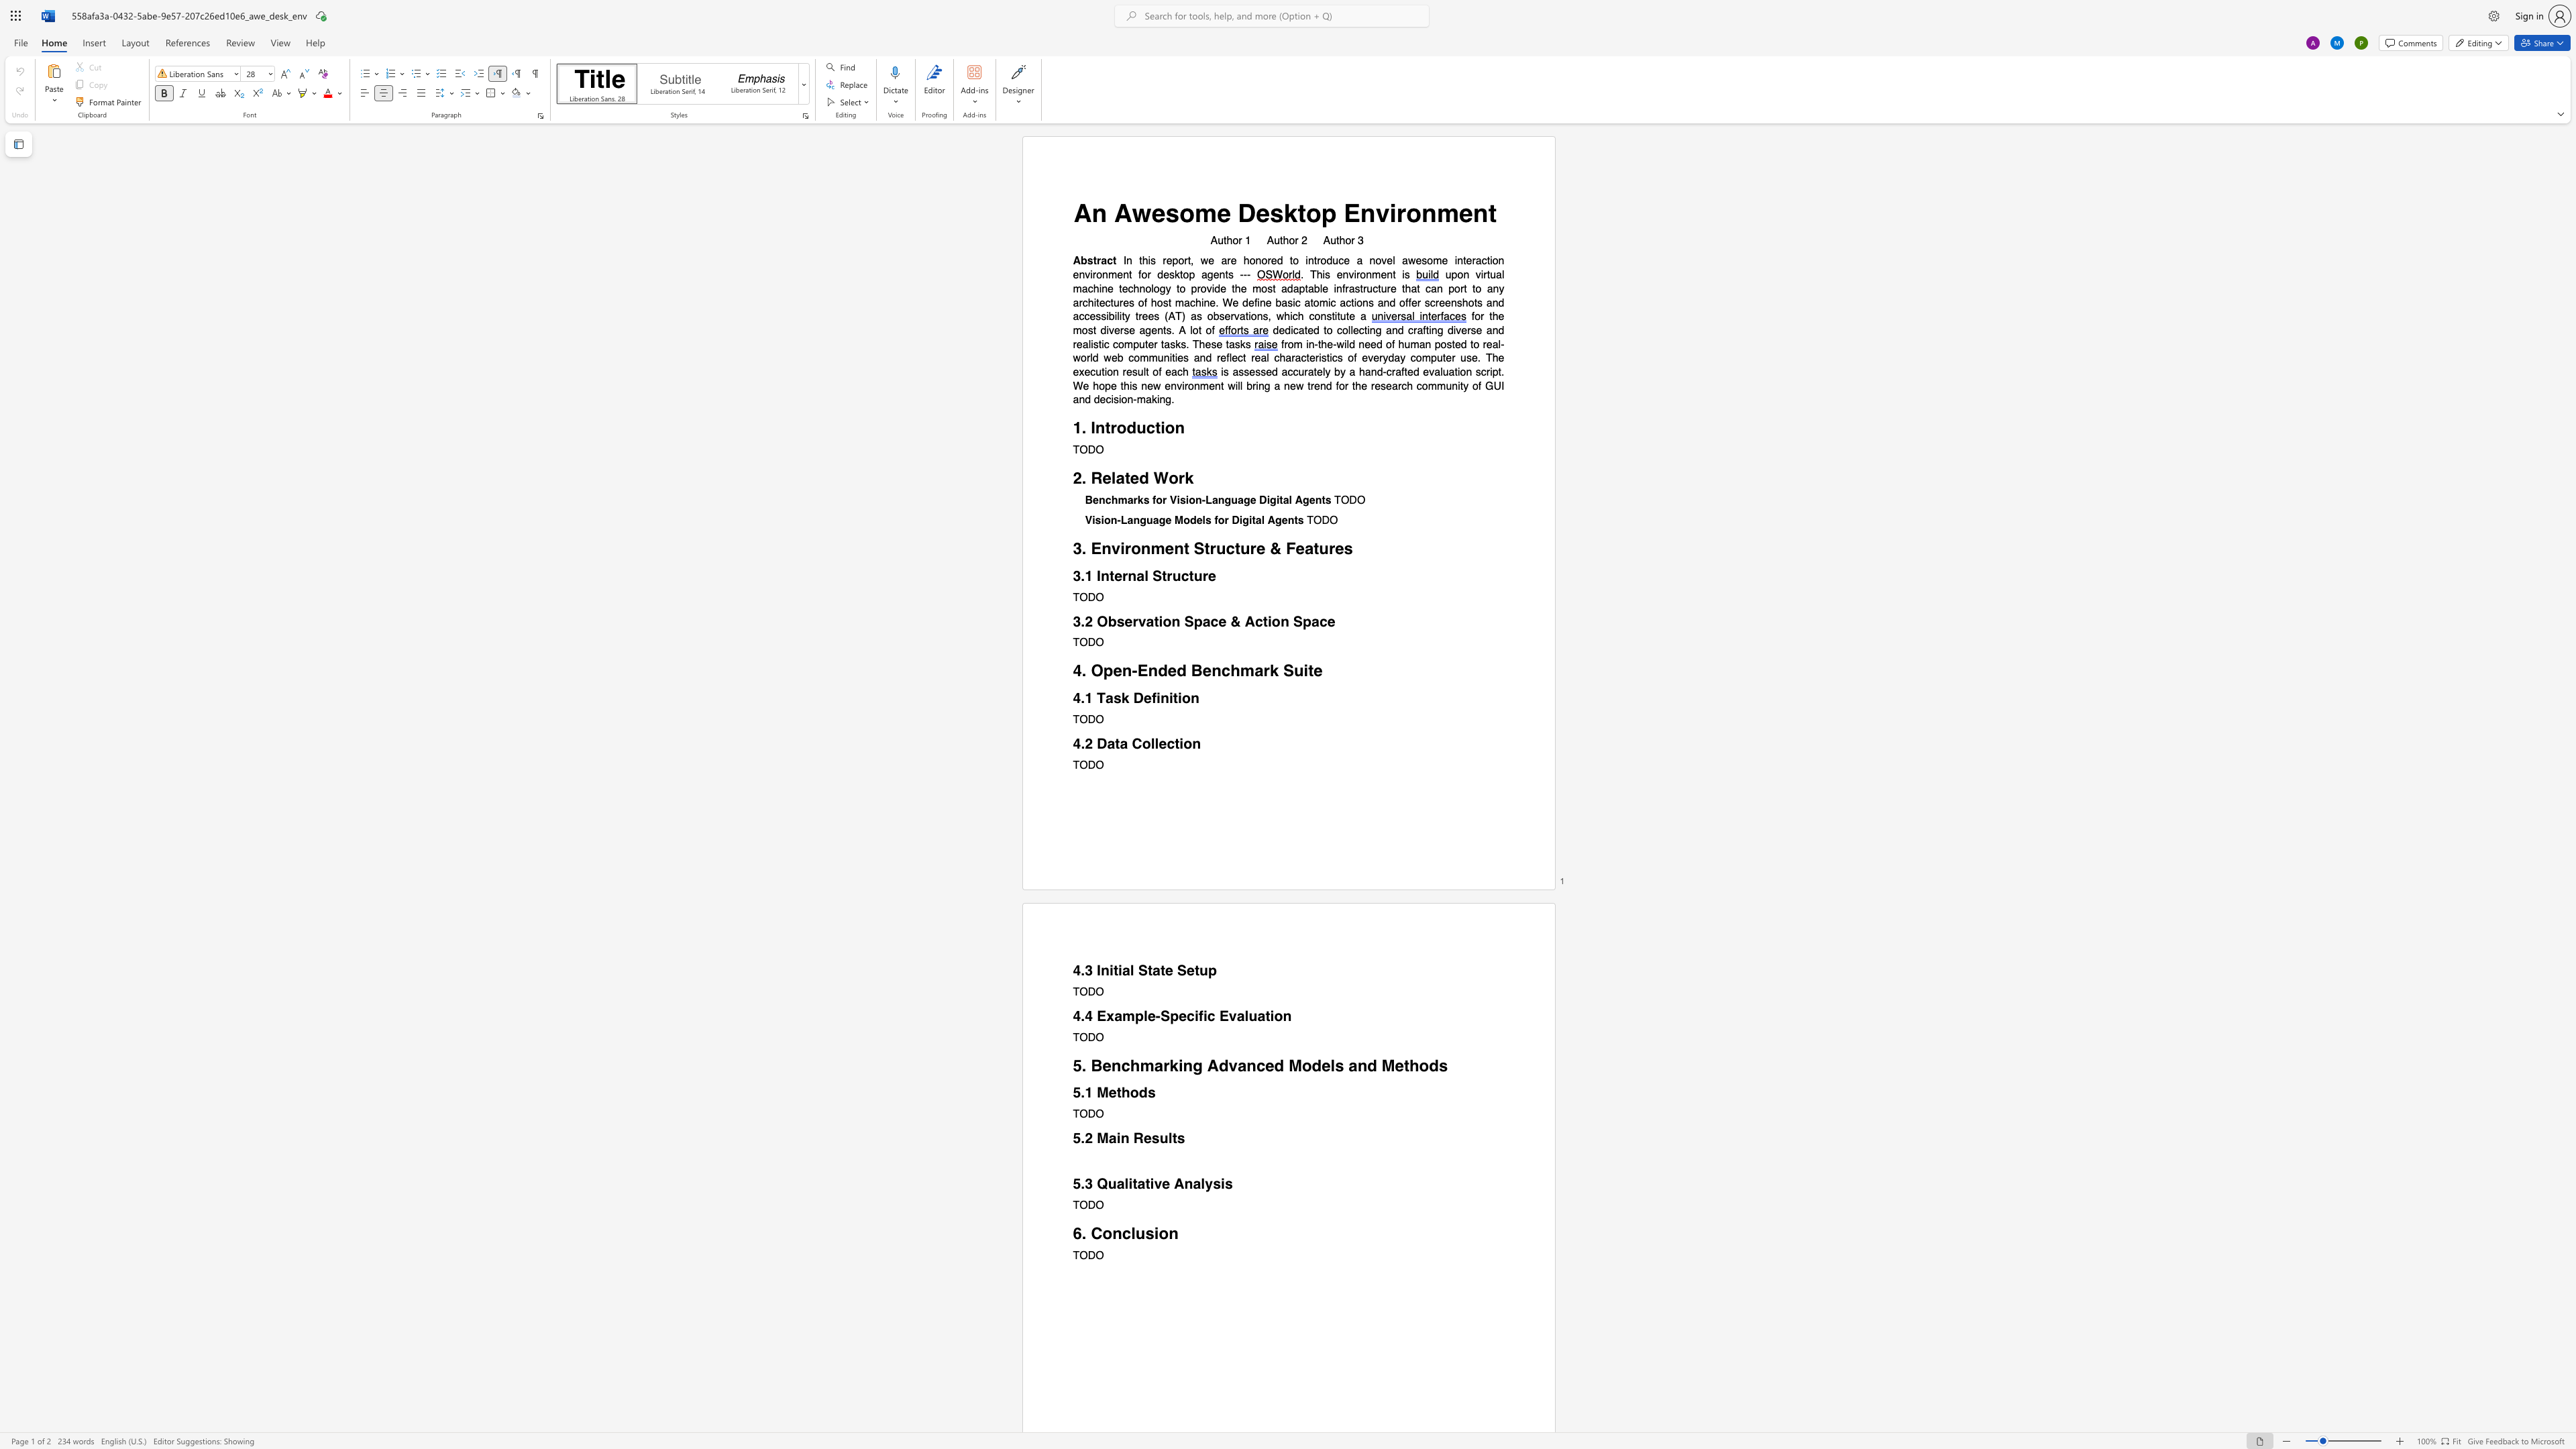 The height and width of the screenshot is (1449, 2576). What do you see at coordinates (1193, 329) in the screenshot?
I see `the space between the continuous character "l" and "o" in the text` at bounding box center [1193, 329].